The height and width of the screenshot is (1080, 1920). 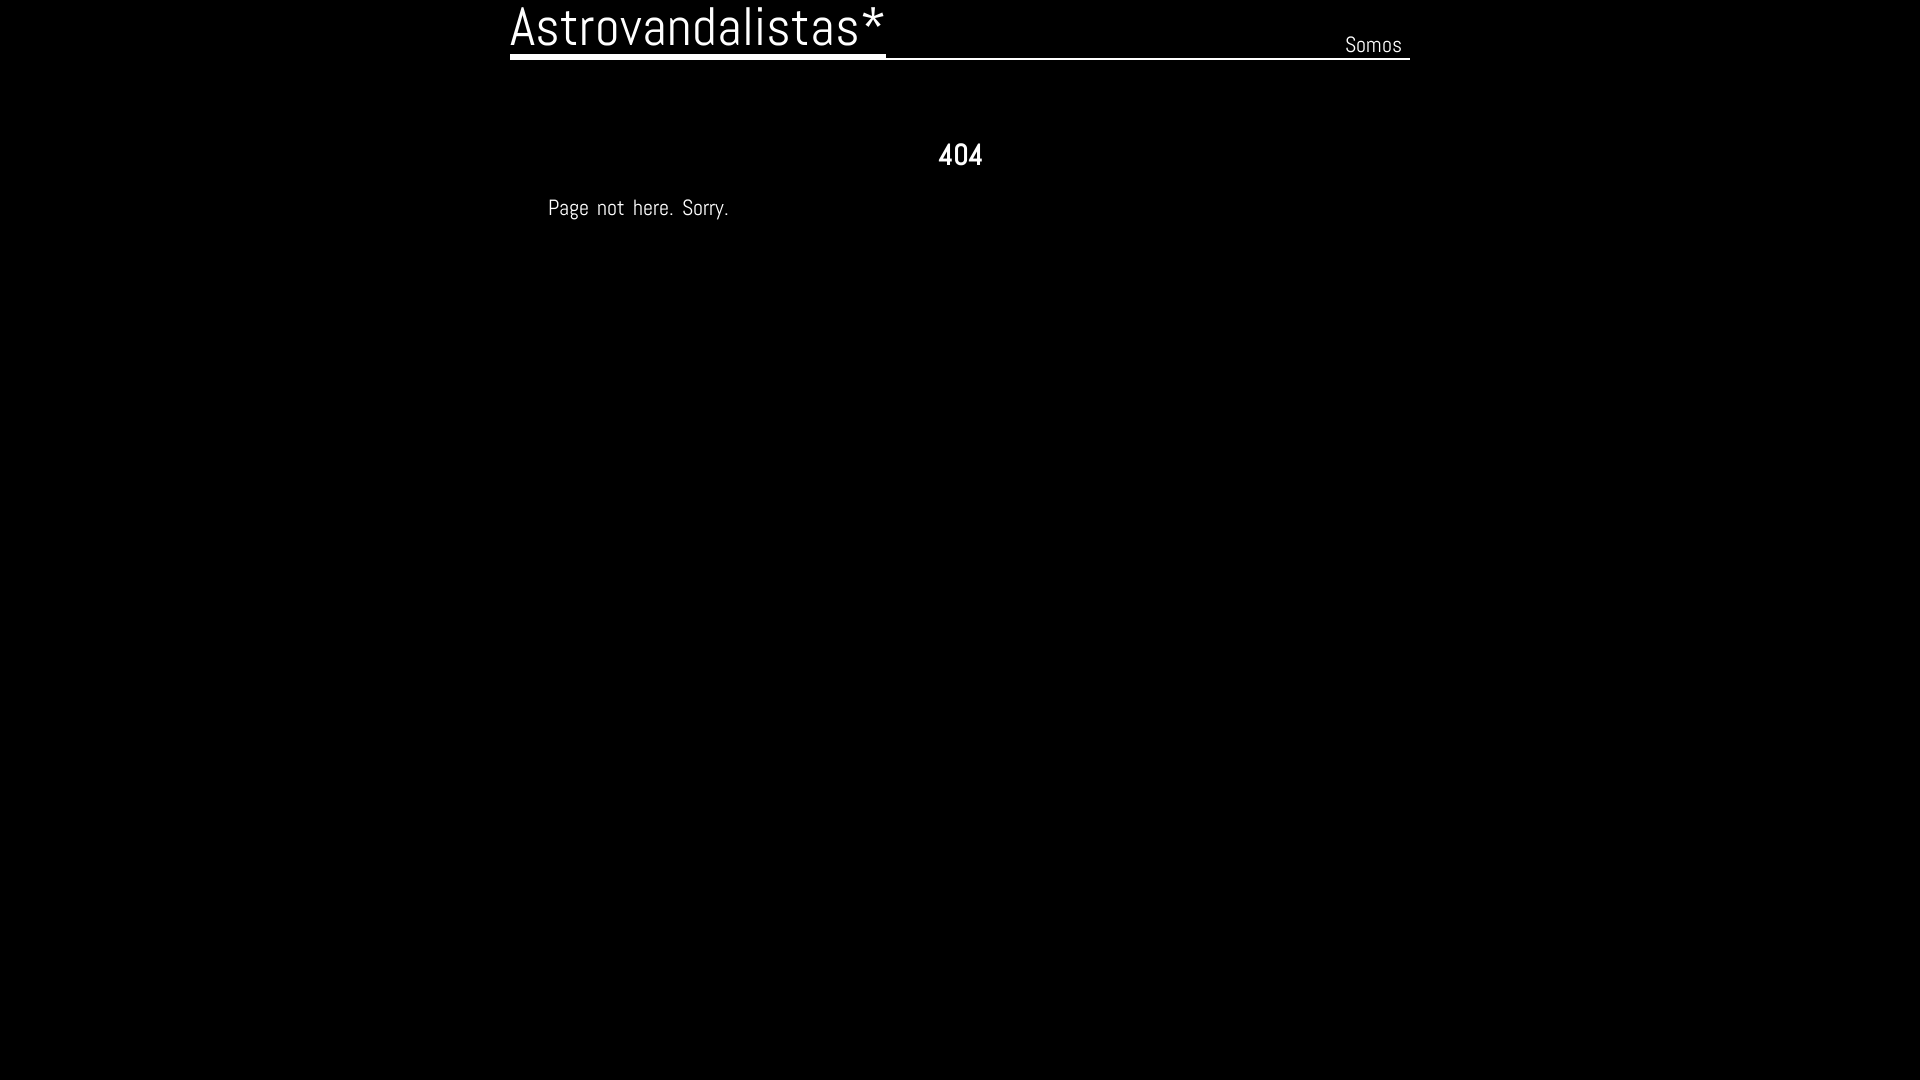 What do you see at coordinates (697, 29) in the screenshot?
I see `'Astrovandalistas*'` at bounding box center [697, 29].